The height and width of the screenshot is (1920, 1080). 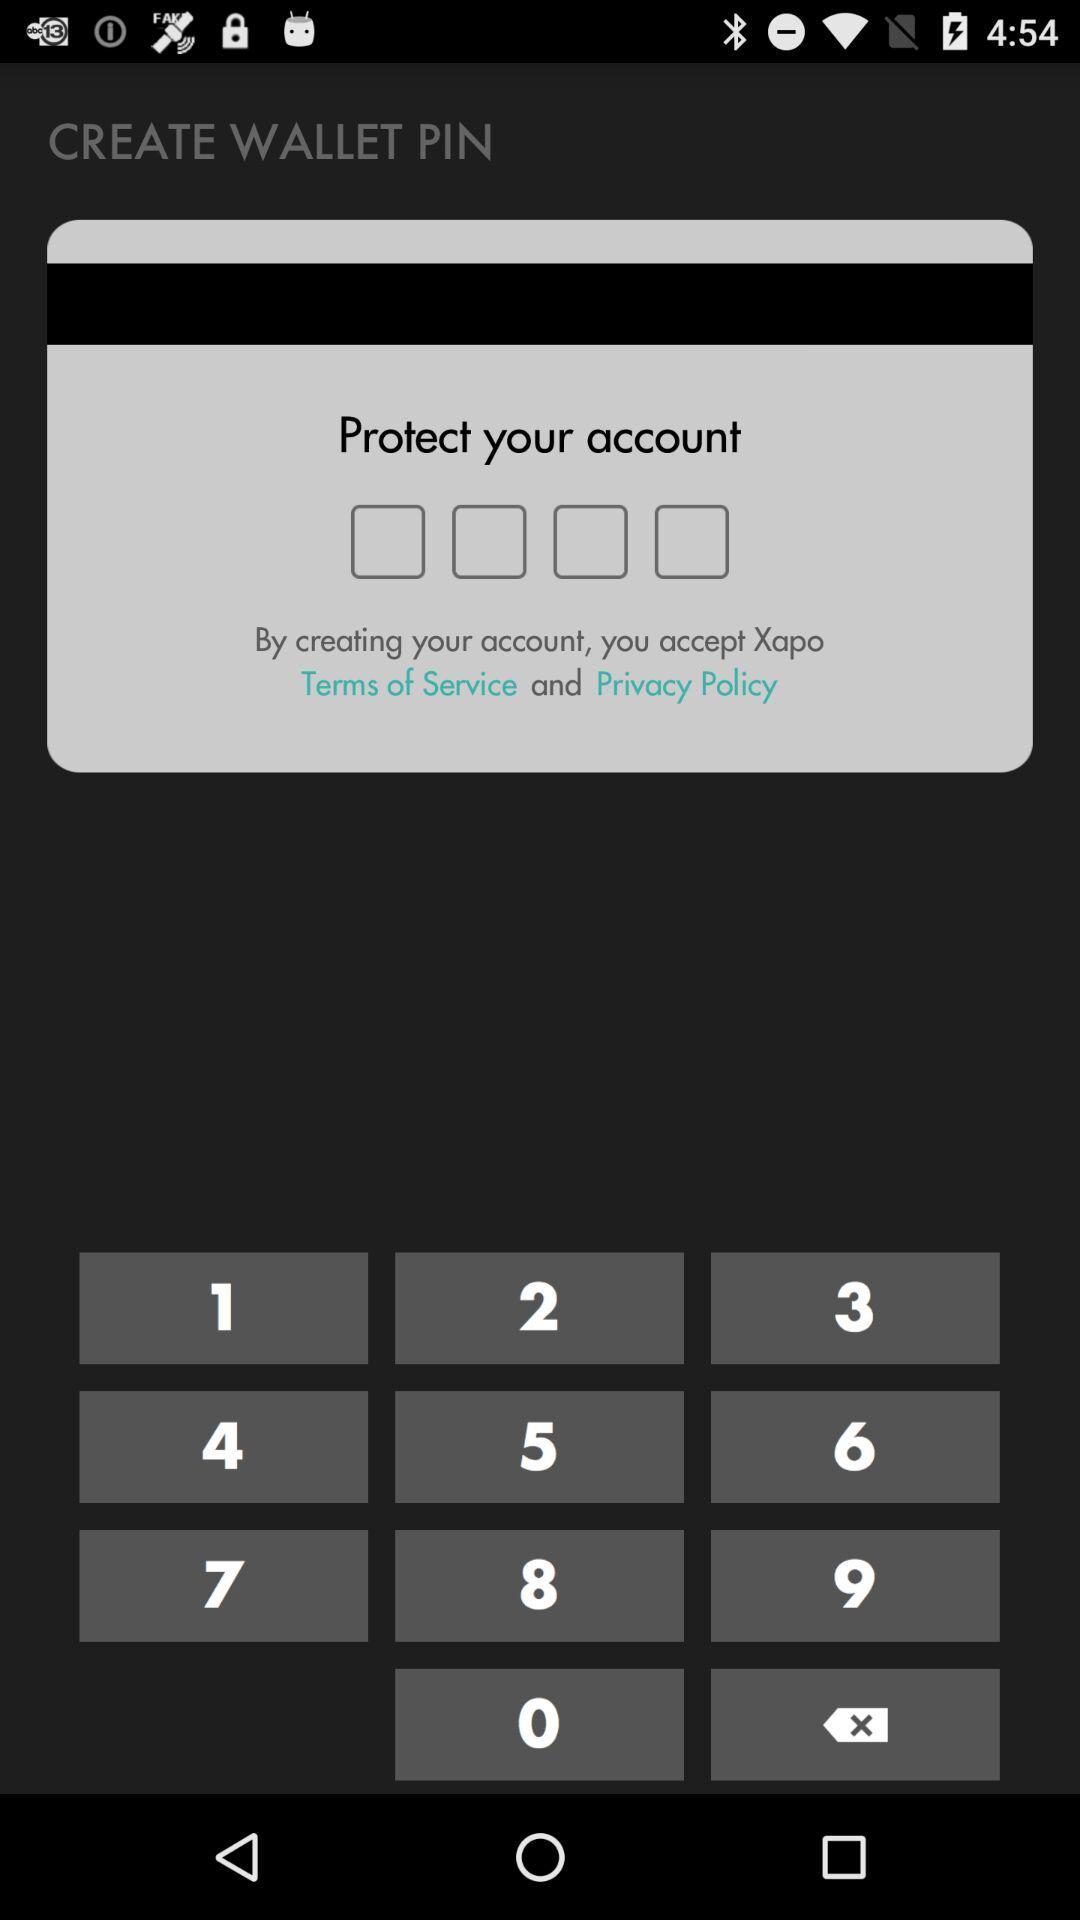 I want to click on backspace, so click(x=855, y=1723).